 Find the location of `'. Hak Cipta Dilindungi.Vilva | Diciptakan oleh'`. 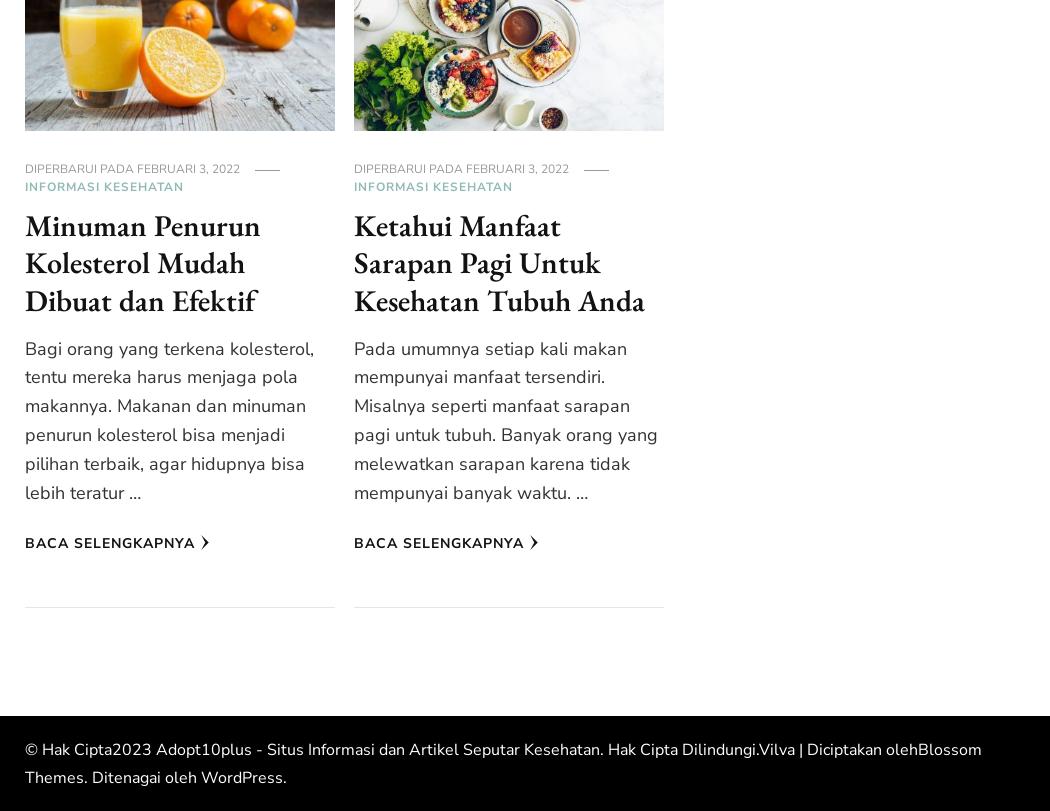

'. Hak Cipta Dilindungi.Vilva | Diciptakan oleh' is located at coordinates (759, 748).